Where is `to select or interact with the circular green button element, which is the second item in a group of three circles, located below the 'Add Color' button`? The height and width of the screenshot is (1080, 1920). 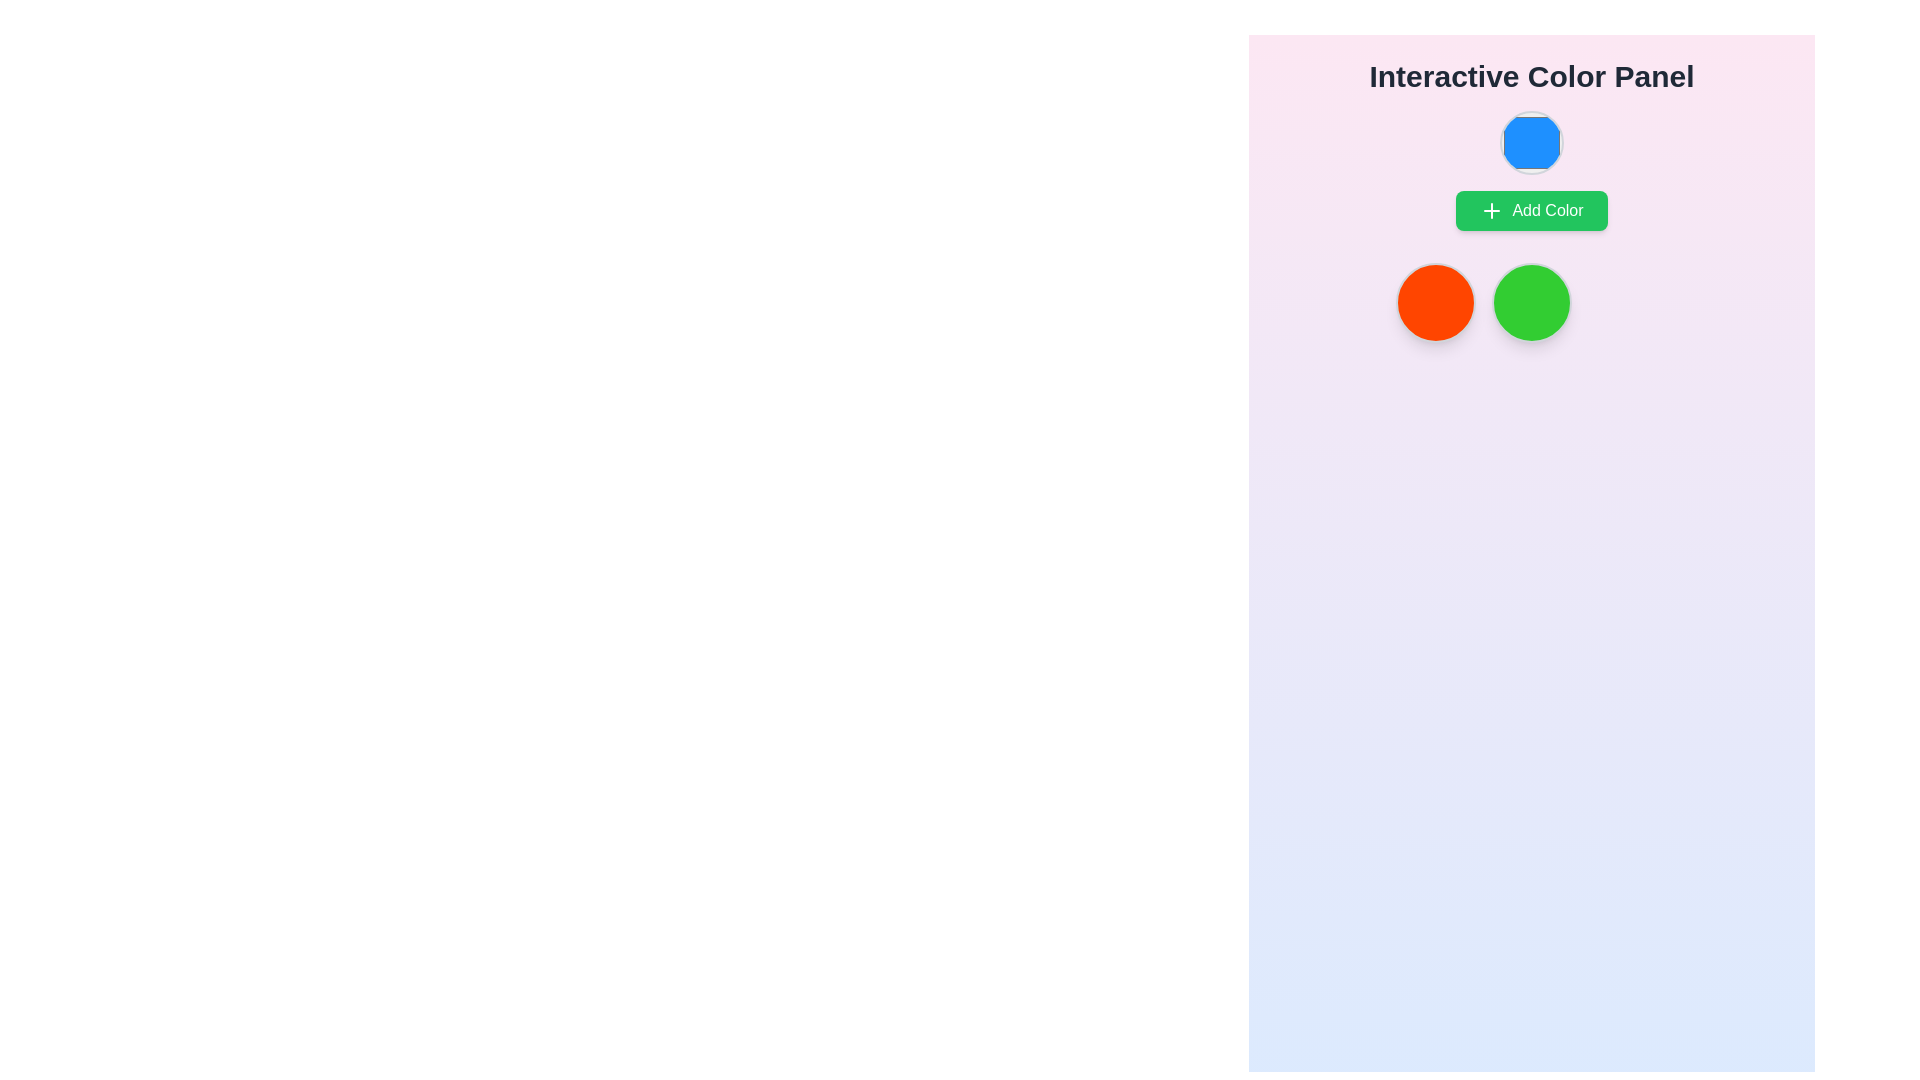
to select or interact with the circular green button element, which is the second item in a group of three circles, located below the 'Add Color' button is located at coordinates (1530, 303).